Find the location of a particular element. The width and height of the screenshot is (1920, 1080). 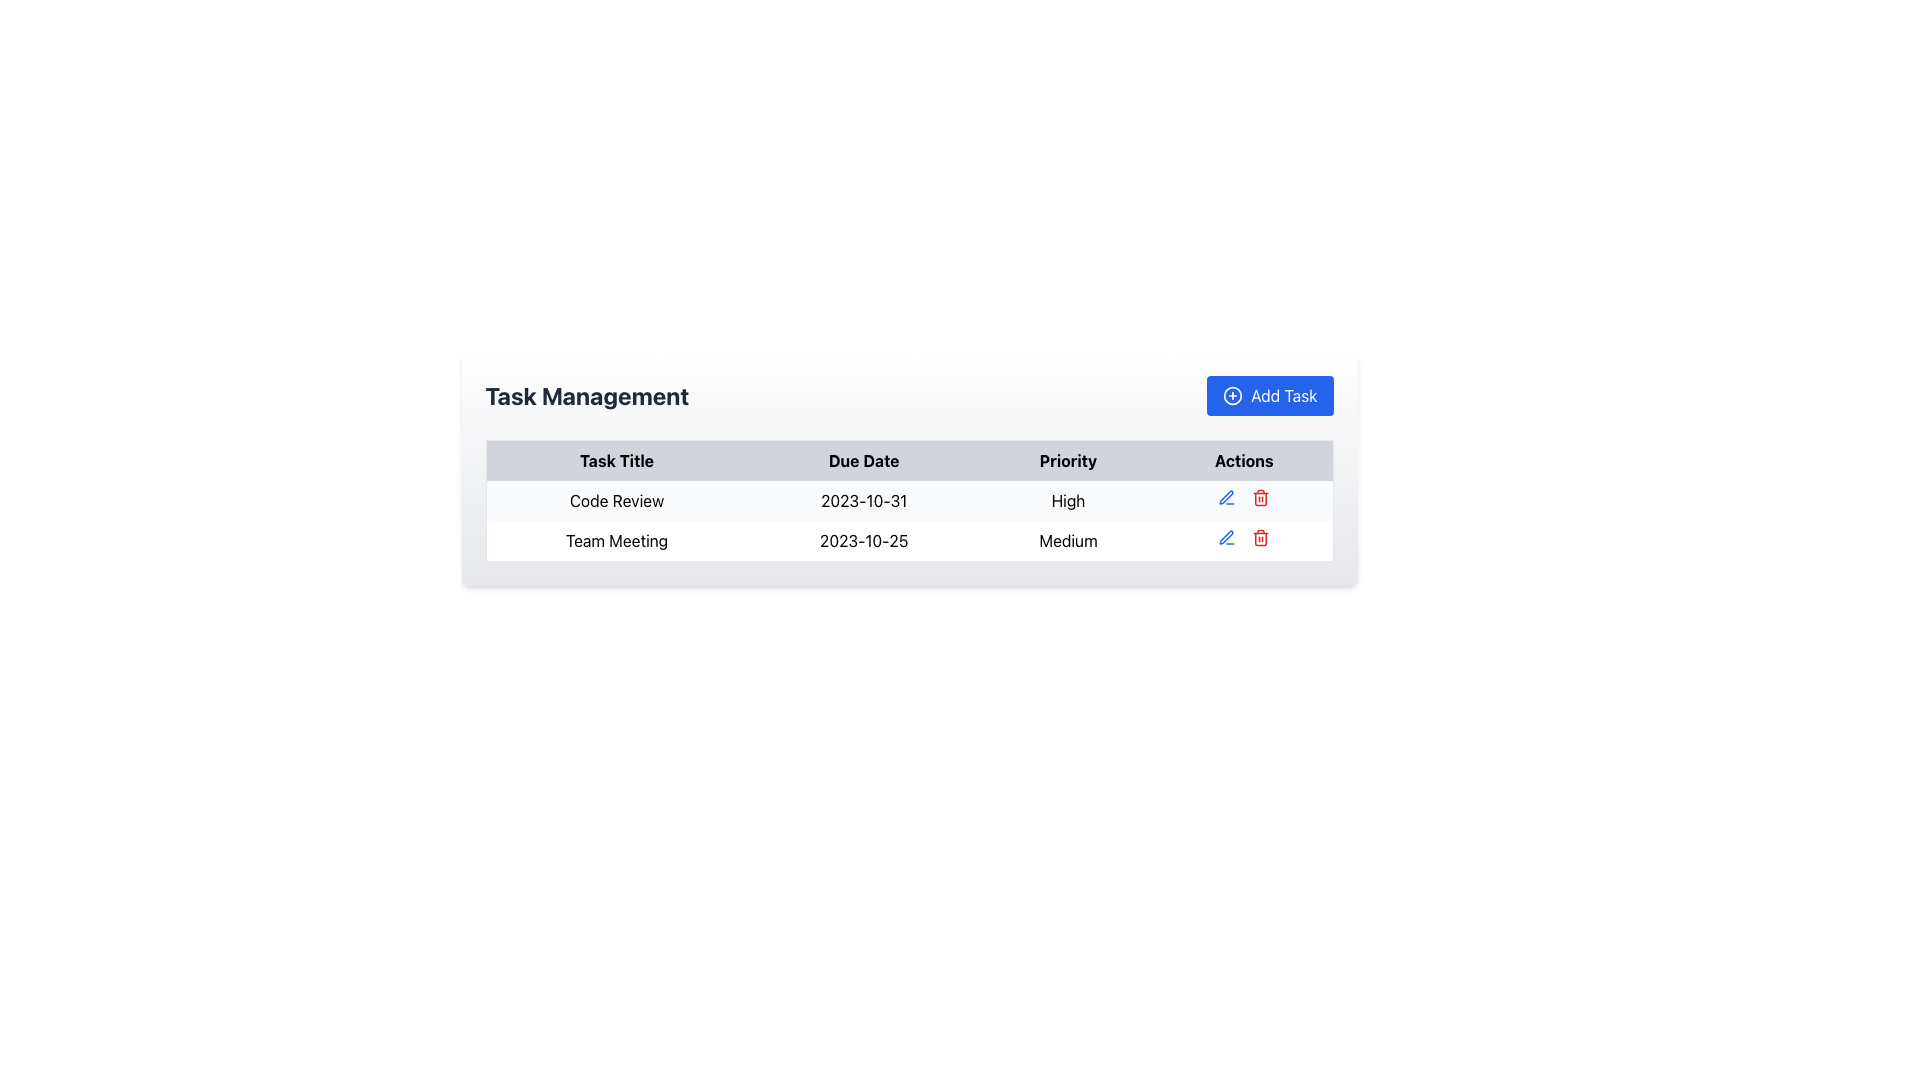

the blue button with the text 'Add Task' located at the top-right corner within the 'Task Management' interface is located at coordinates (1269, 396).